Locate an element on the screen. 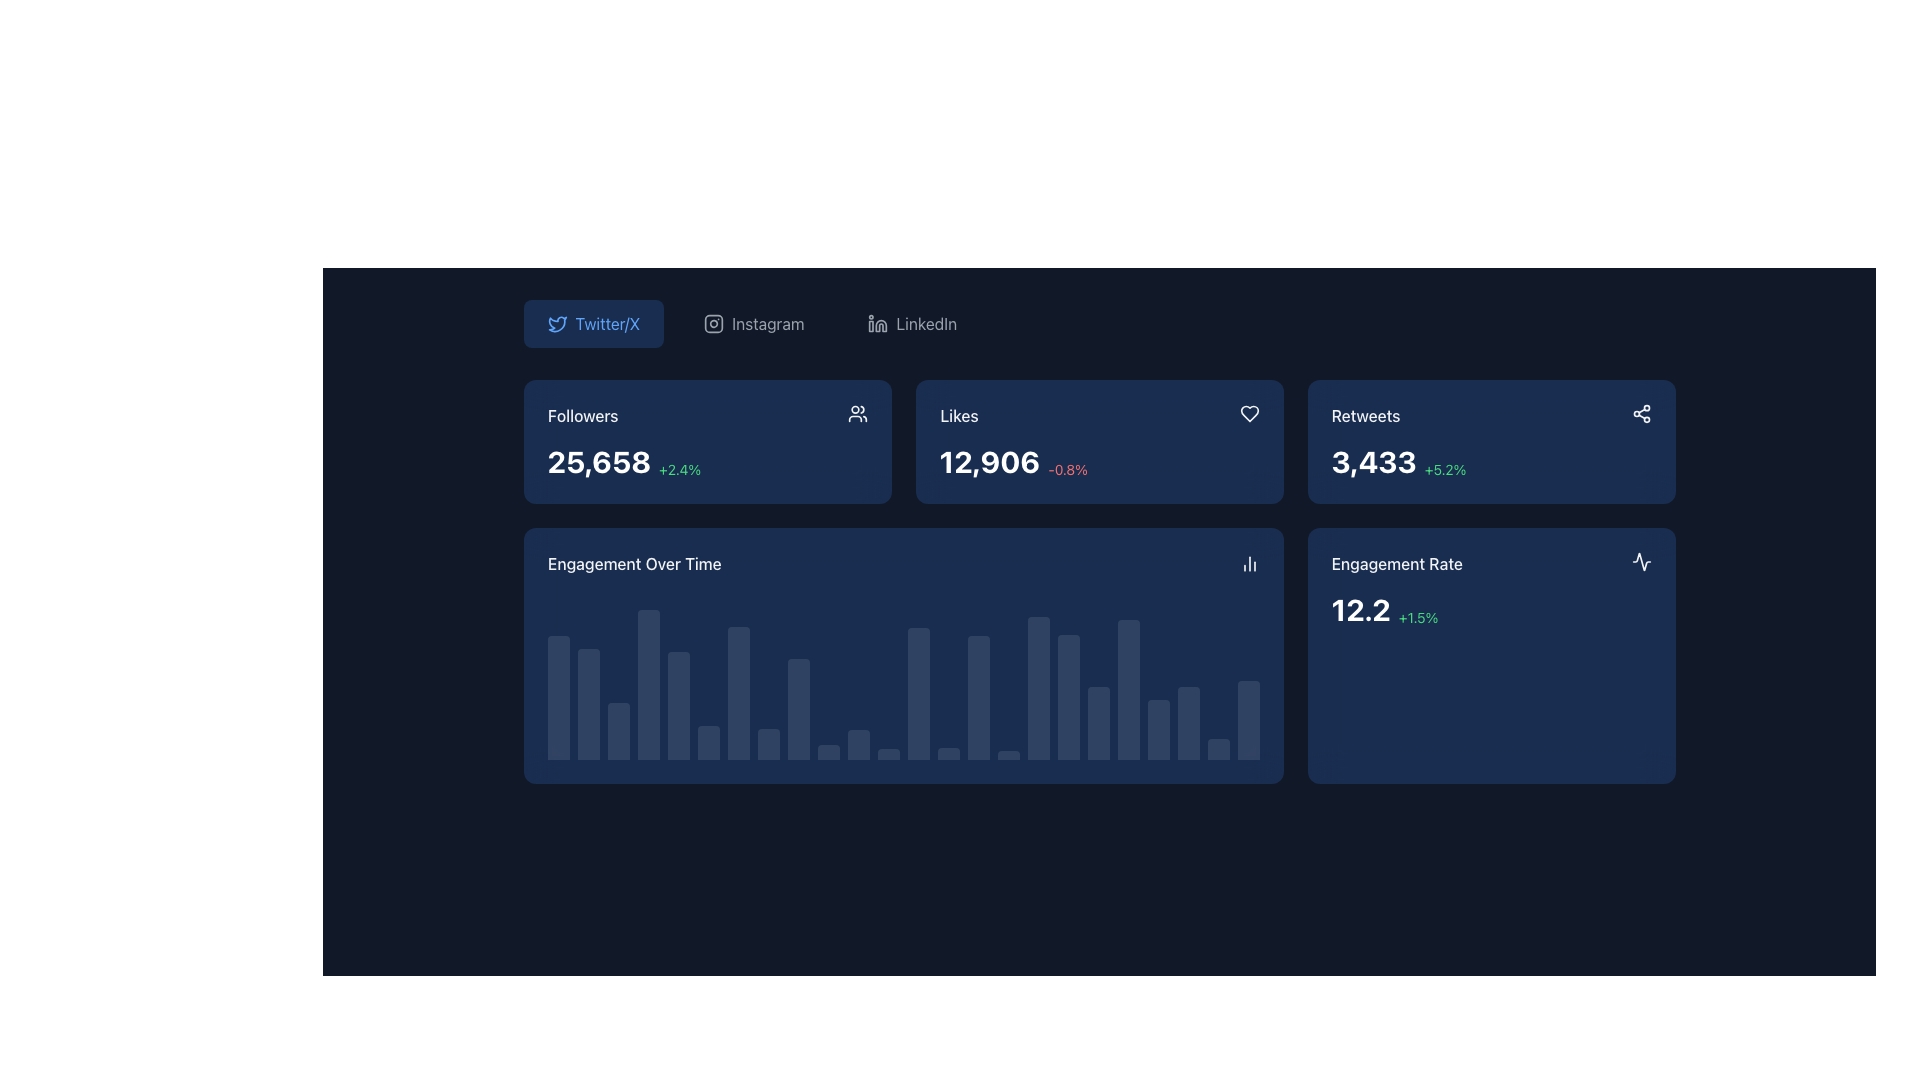  the Twitter/X icon located on the left side of the rectangular button labeled 'Twitter/X' in the upper section of the interface is located at coordinates (557, 323).